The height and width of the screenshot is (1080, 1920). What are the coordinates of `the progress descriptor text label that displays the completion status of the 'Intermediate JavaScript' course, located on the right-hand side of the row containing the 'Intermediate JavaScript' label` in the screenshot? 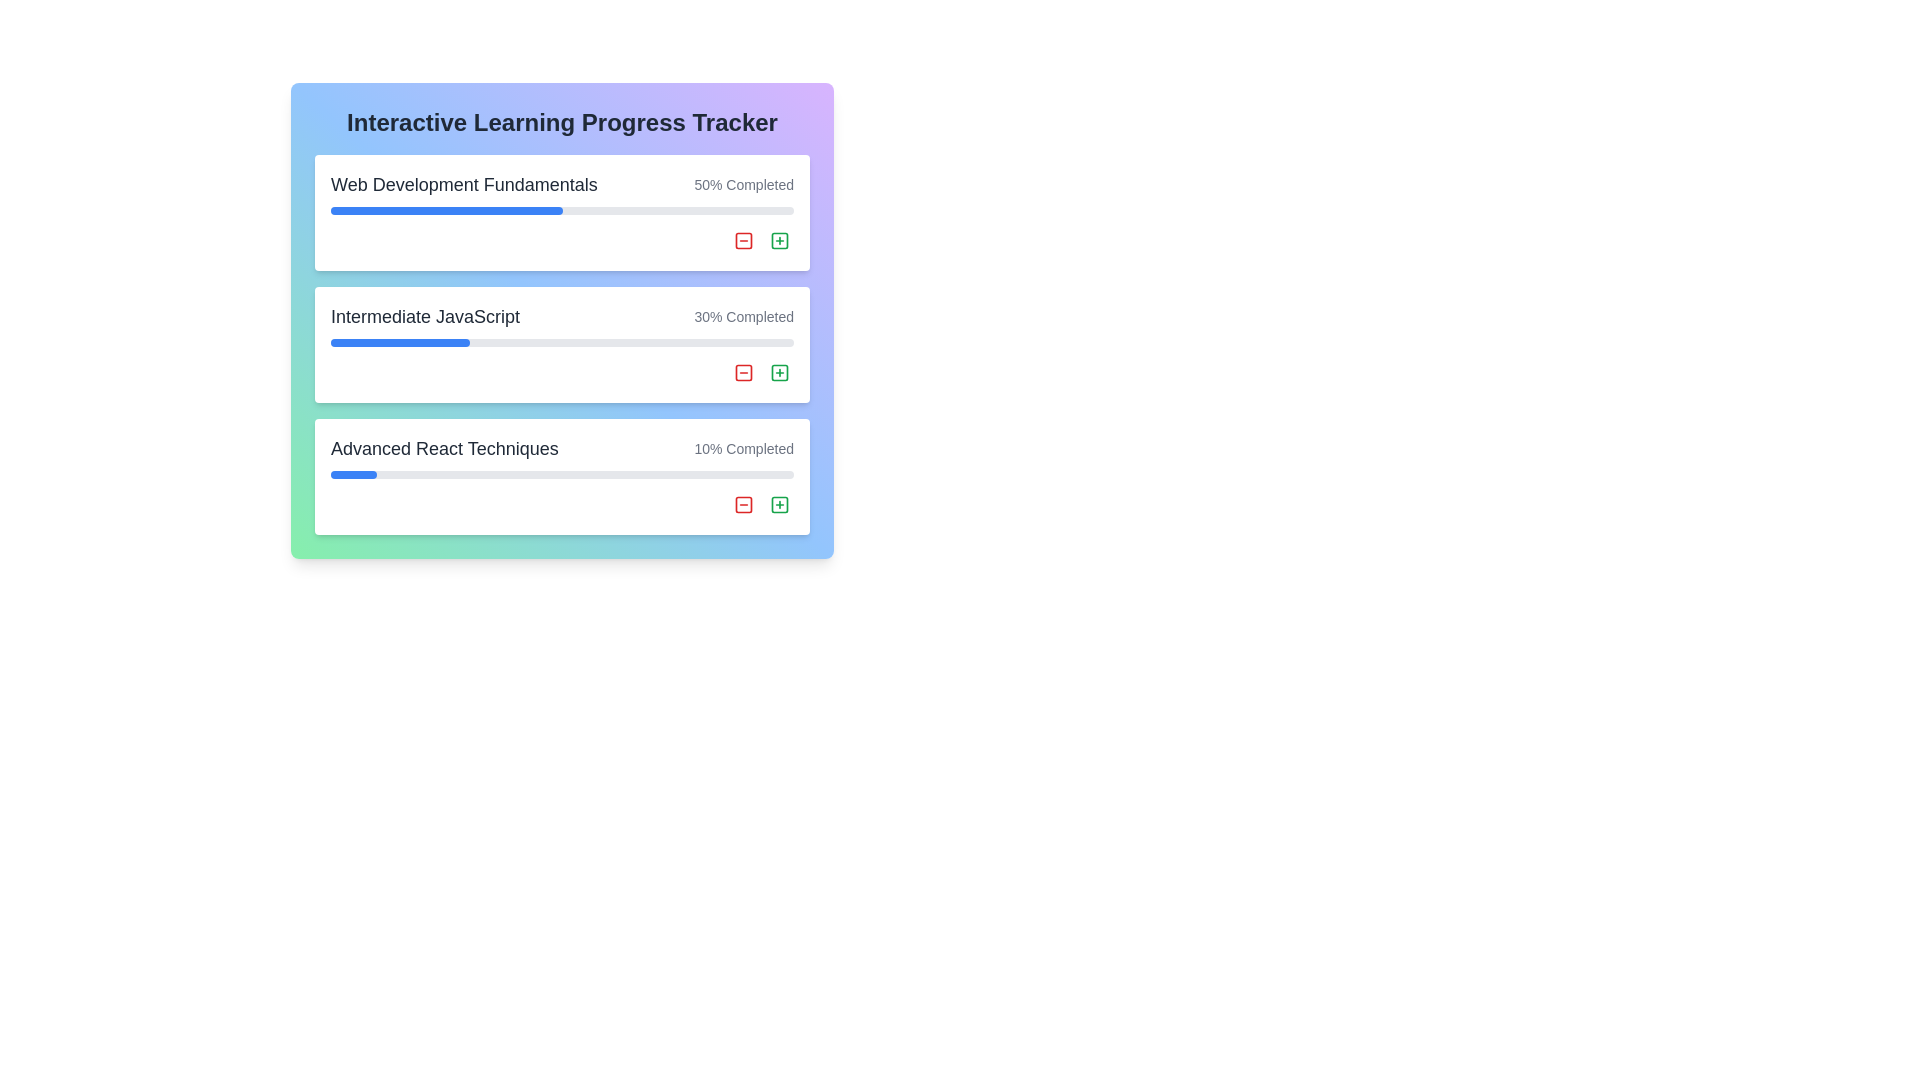 It's located at (743, 315).